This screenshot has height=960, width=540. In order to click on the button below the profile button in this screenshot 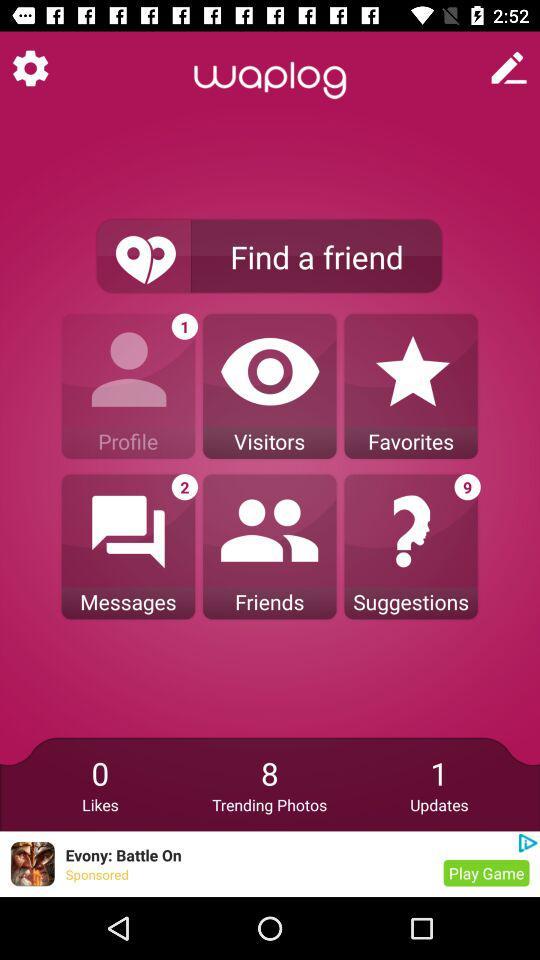, I will do `click(128, 547)`.